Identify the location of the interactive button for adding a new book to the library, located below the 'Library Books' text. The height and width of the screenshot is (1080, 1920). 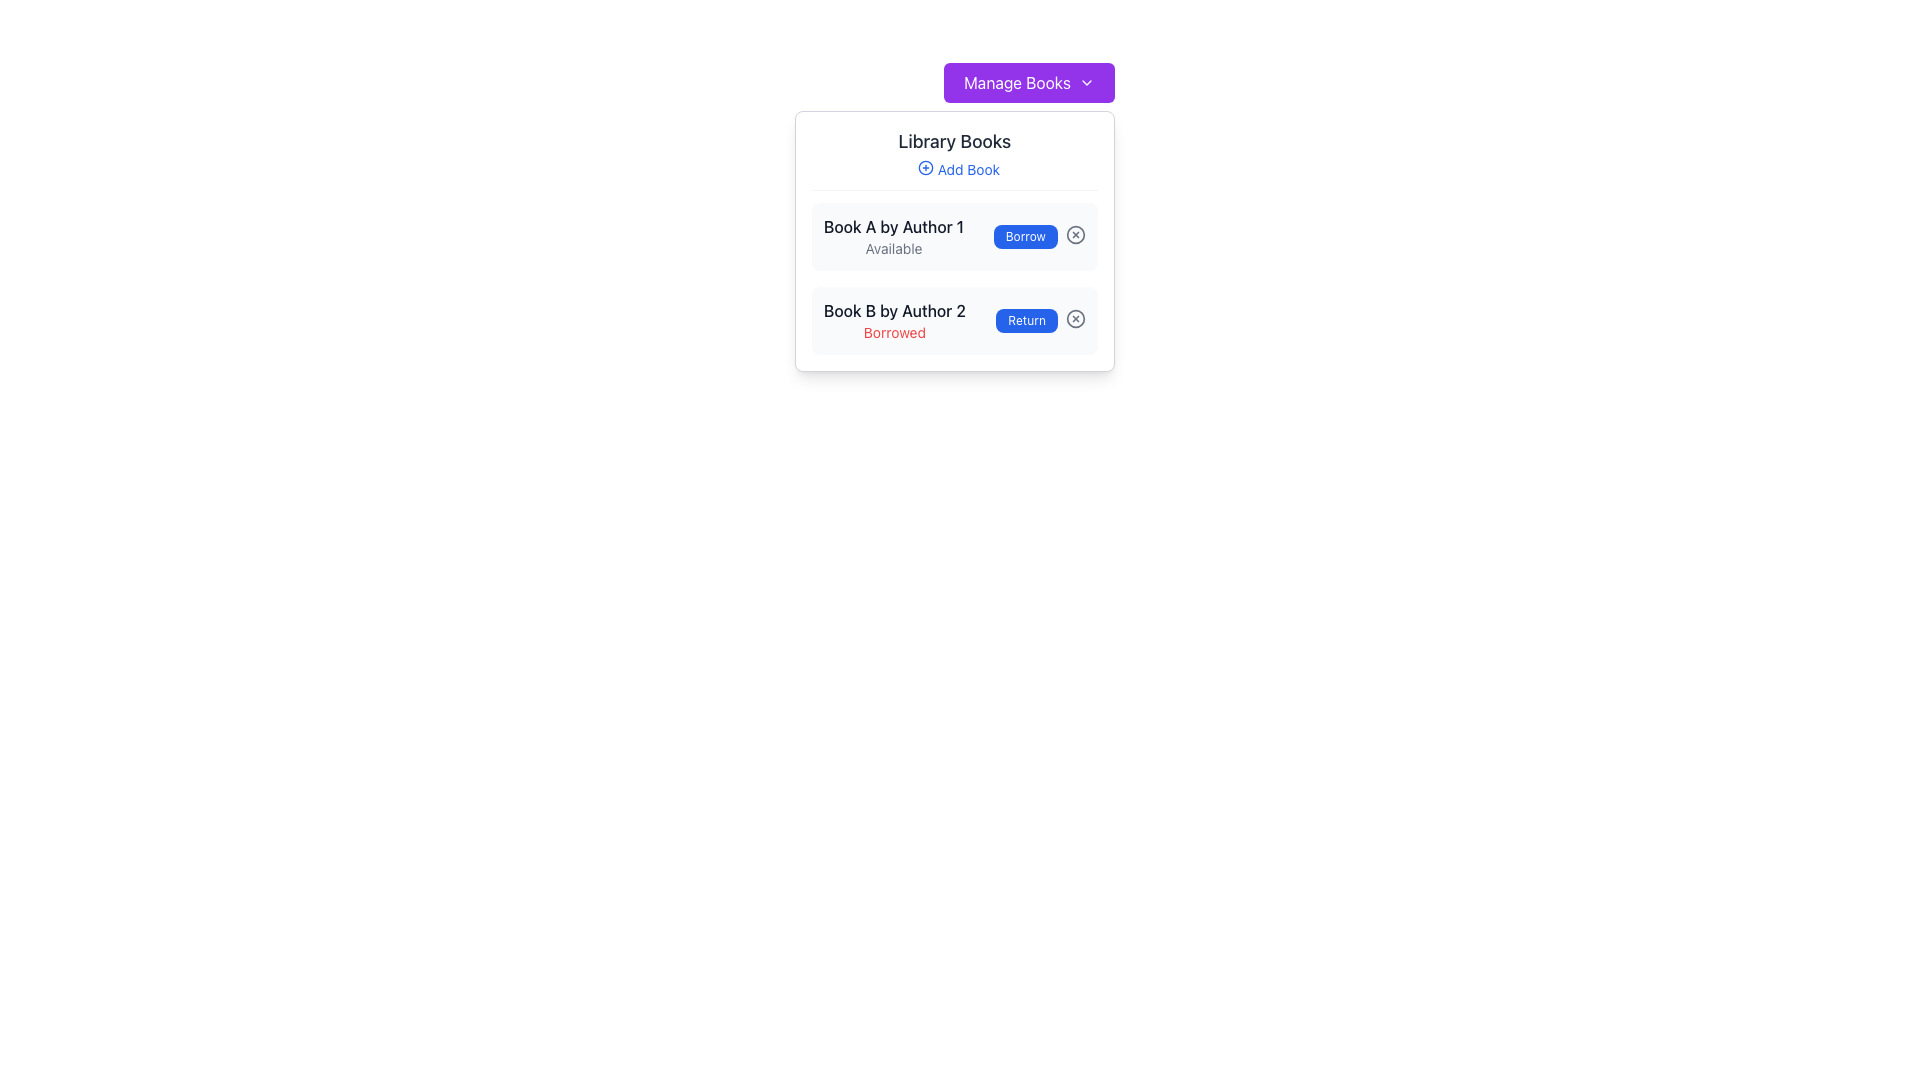
(957, 168).